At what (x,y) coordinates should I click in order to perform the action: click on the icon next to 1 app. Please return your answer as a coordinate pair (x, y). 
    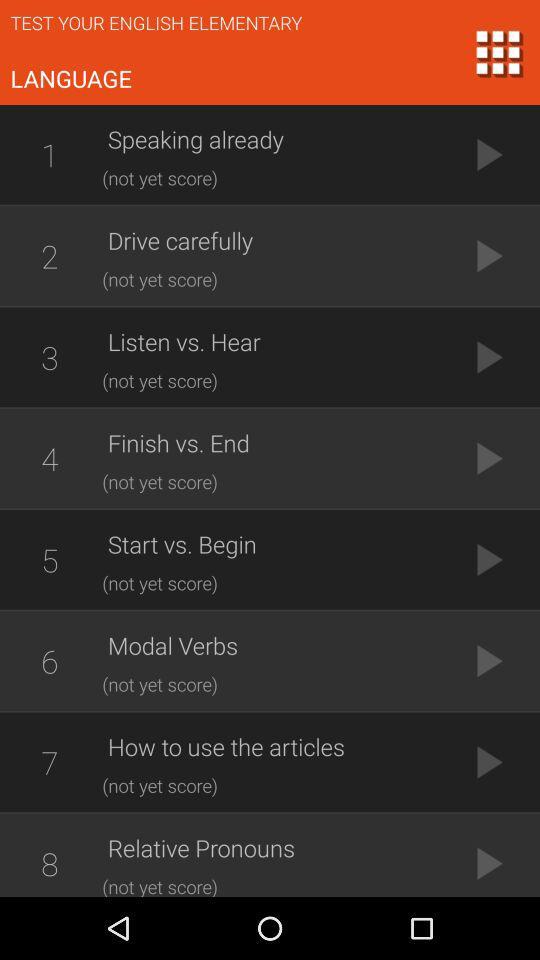
    Looking at the image, I should click on (274, 138).